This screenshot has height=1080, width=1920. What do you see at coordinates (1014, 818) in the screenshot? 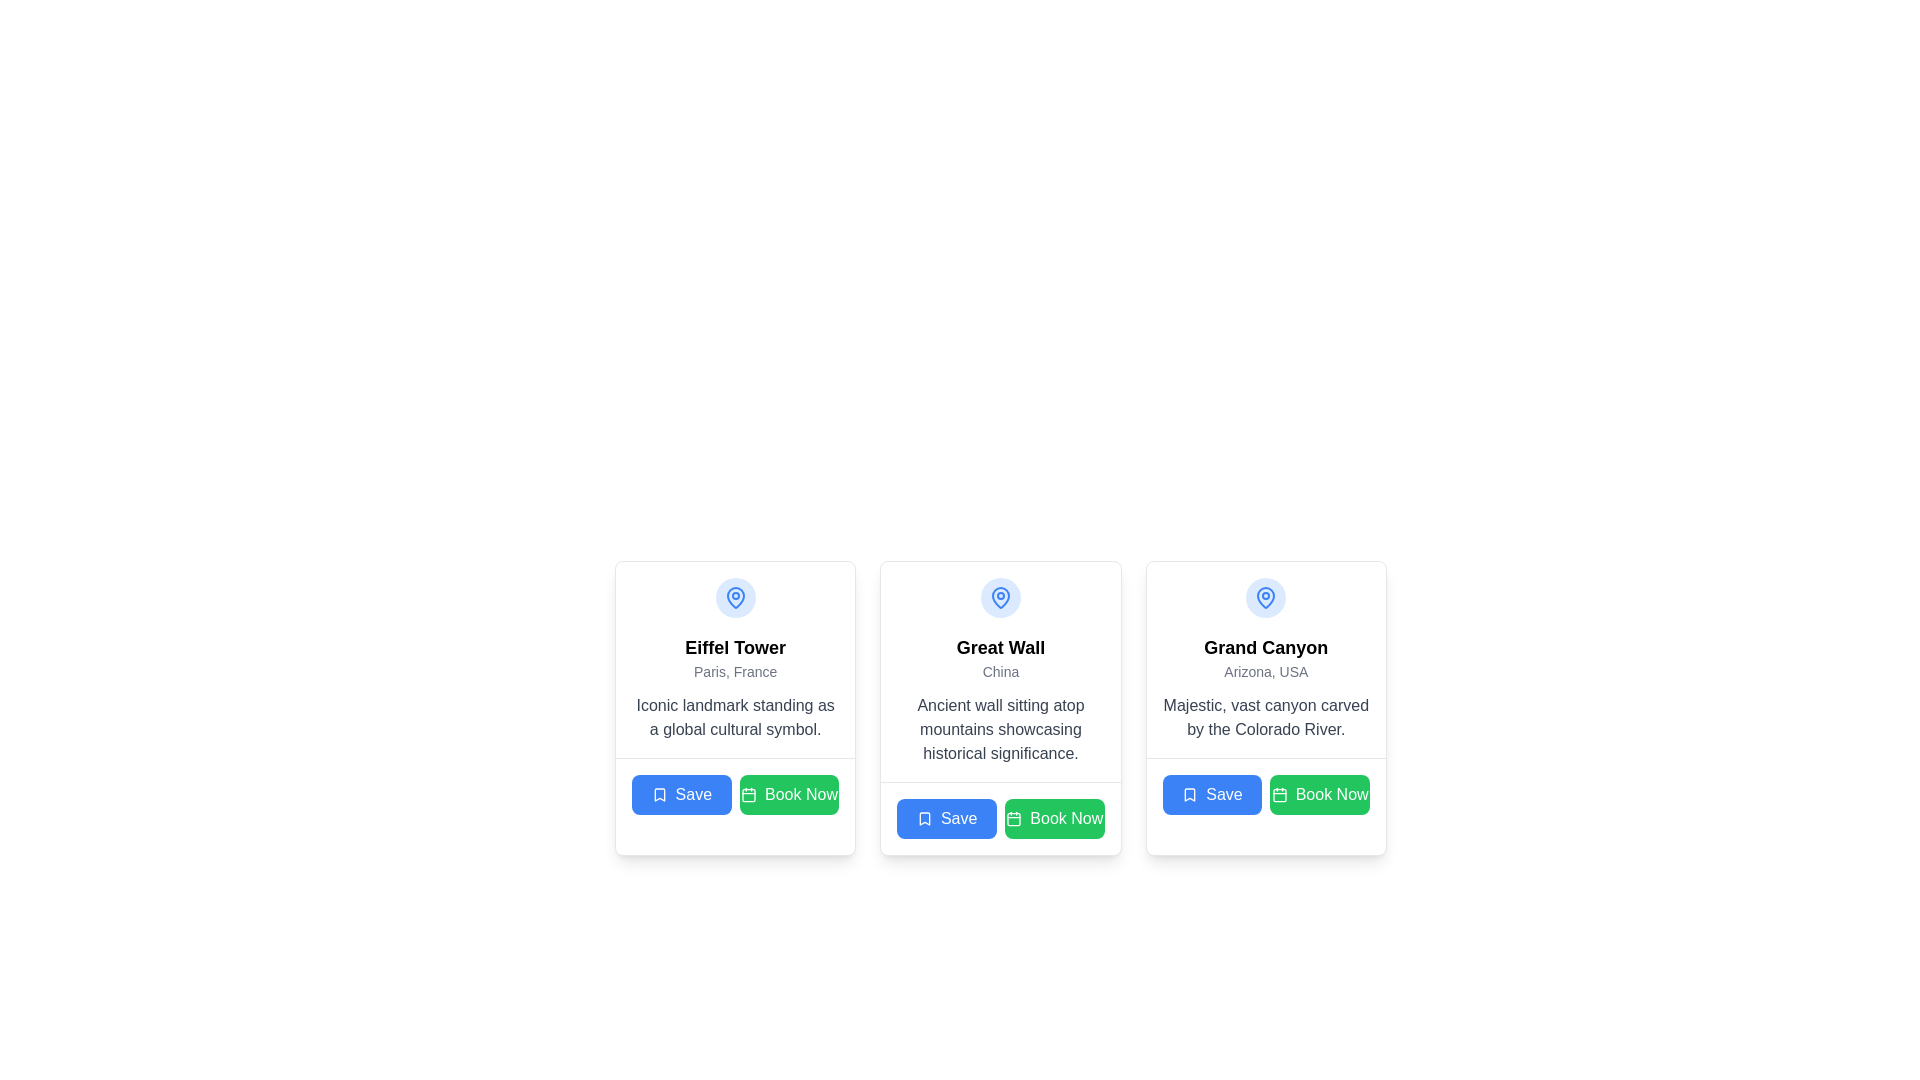
I see `the calendar icon located in the left segment of the 'Book Now' button on the 'Great Wall' card, which is aligned vertically with the button text` at bounding box center [1014, 818].